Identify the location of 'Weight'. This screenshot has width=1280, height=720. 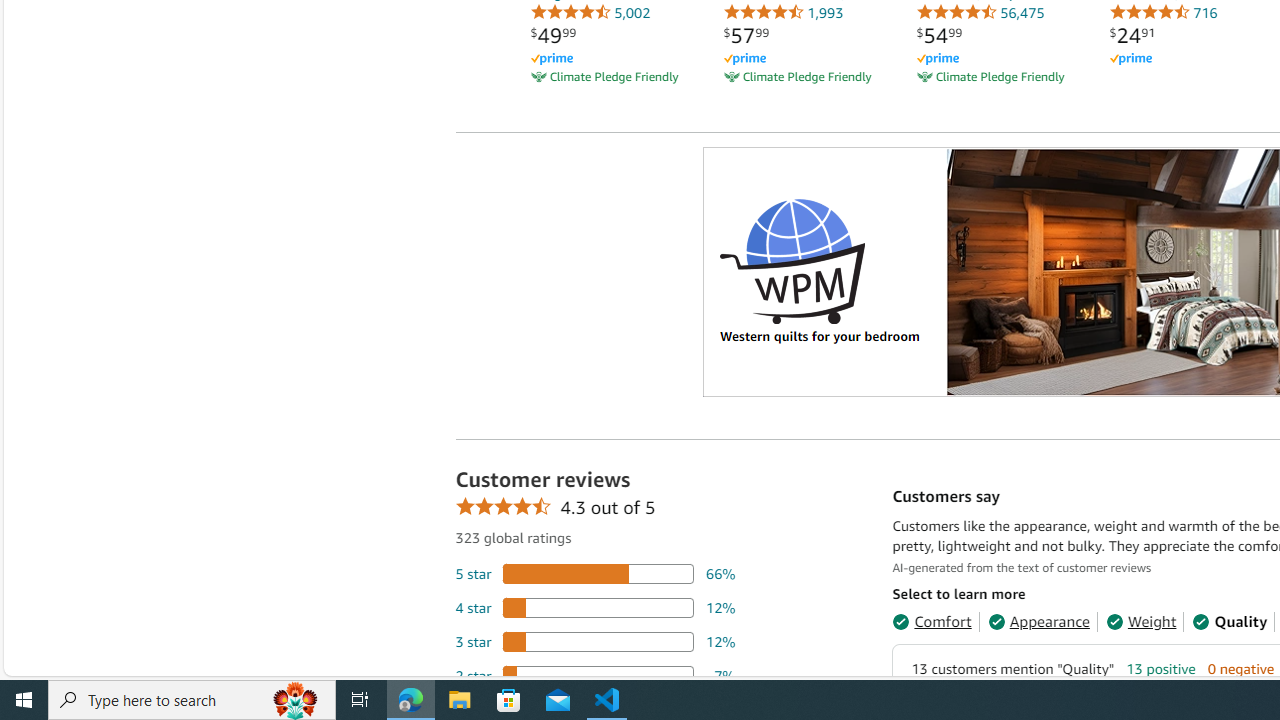
(1141, 620).